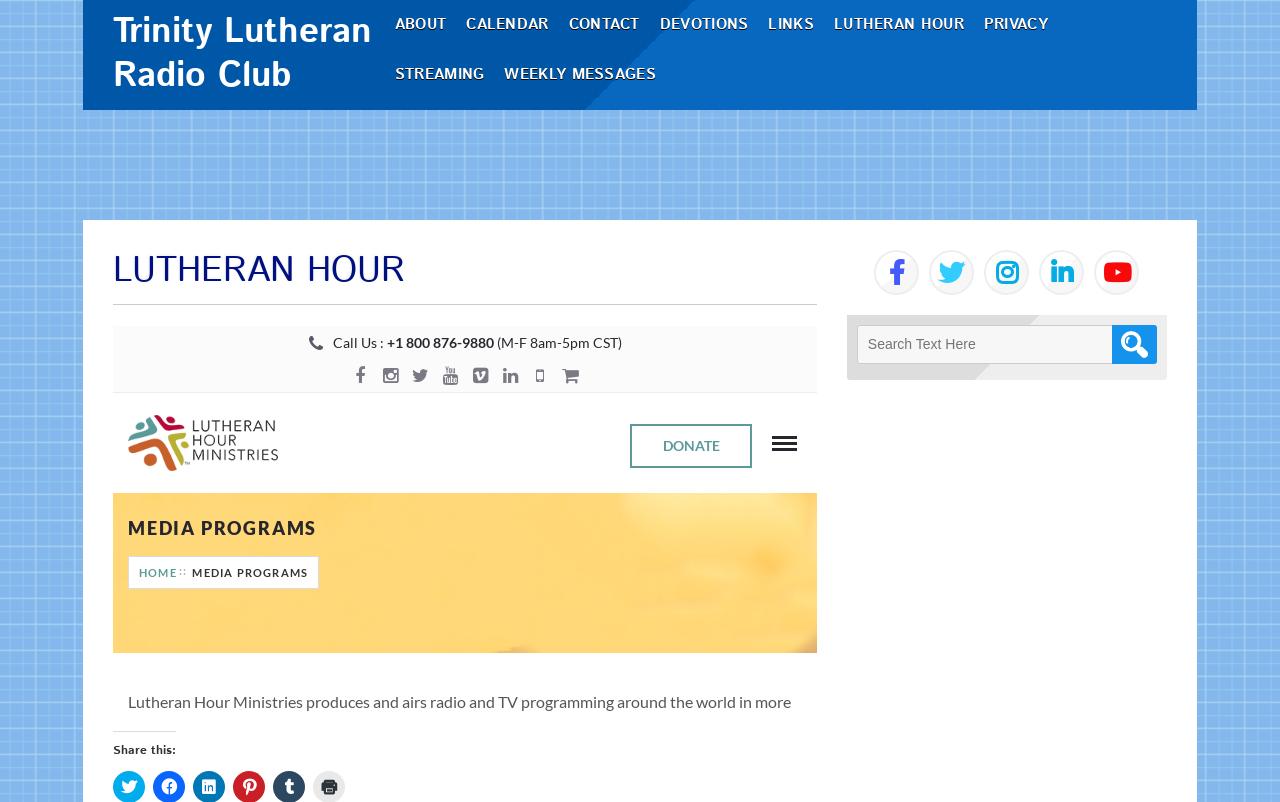  What do you see at coordinates (711, 78) in the screenshot?
I see `'Devotions'` at bounding box center [711, 78].